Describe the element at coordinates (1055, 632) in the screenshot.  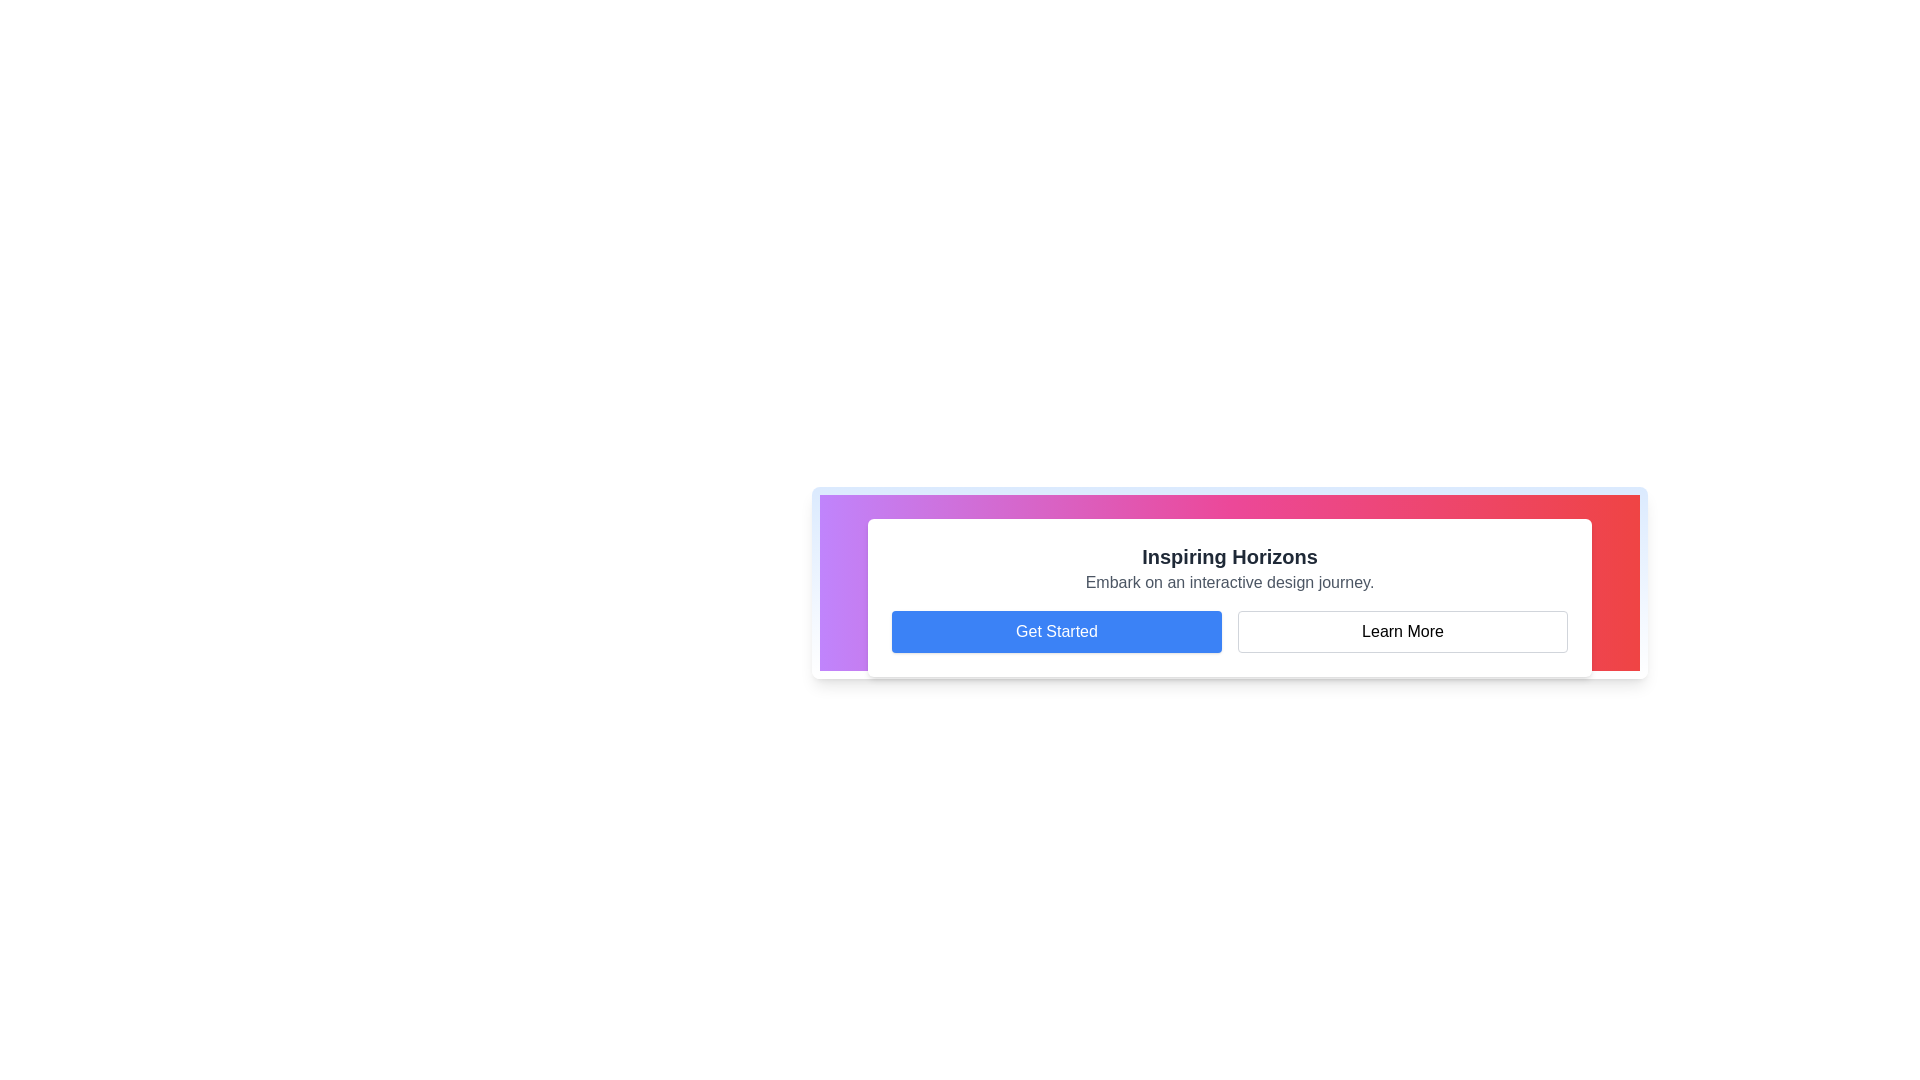
I see `the 'Get Started' button, which is the leftmost button in a horizontal layout, to activate its hover effect` at that location.